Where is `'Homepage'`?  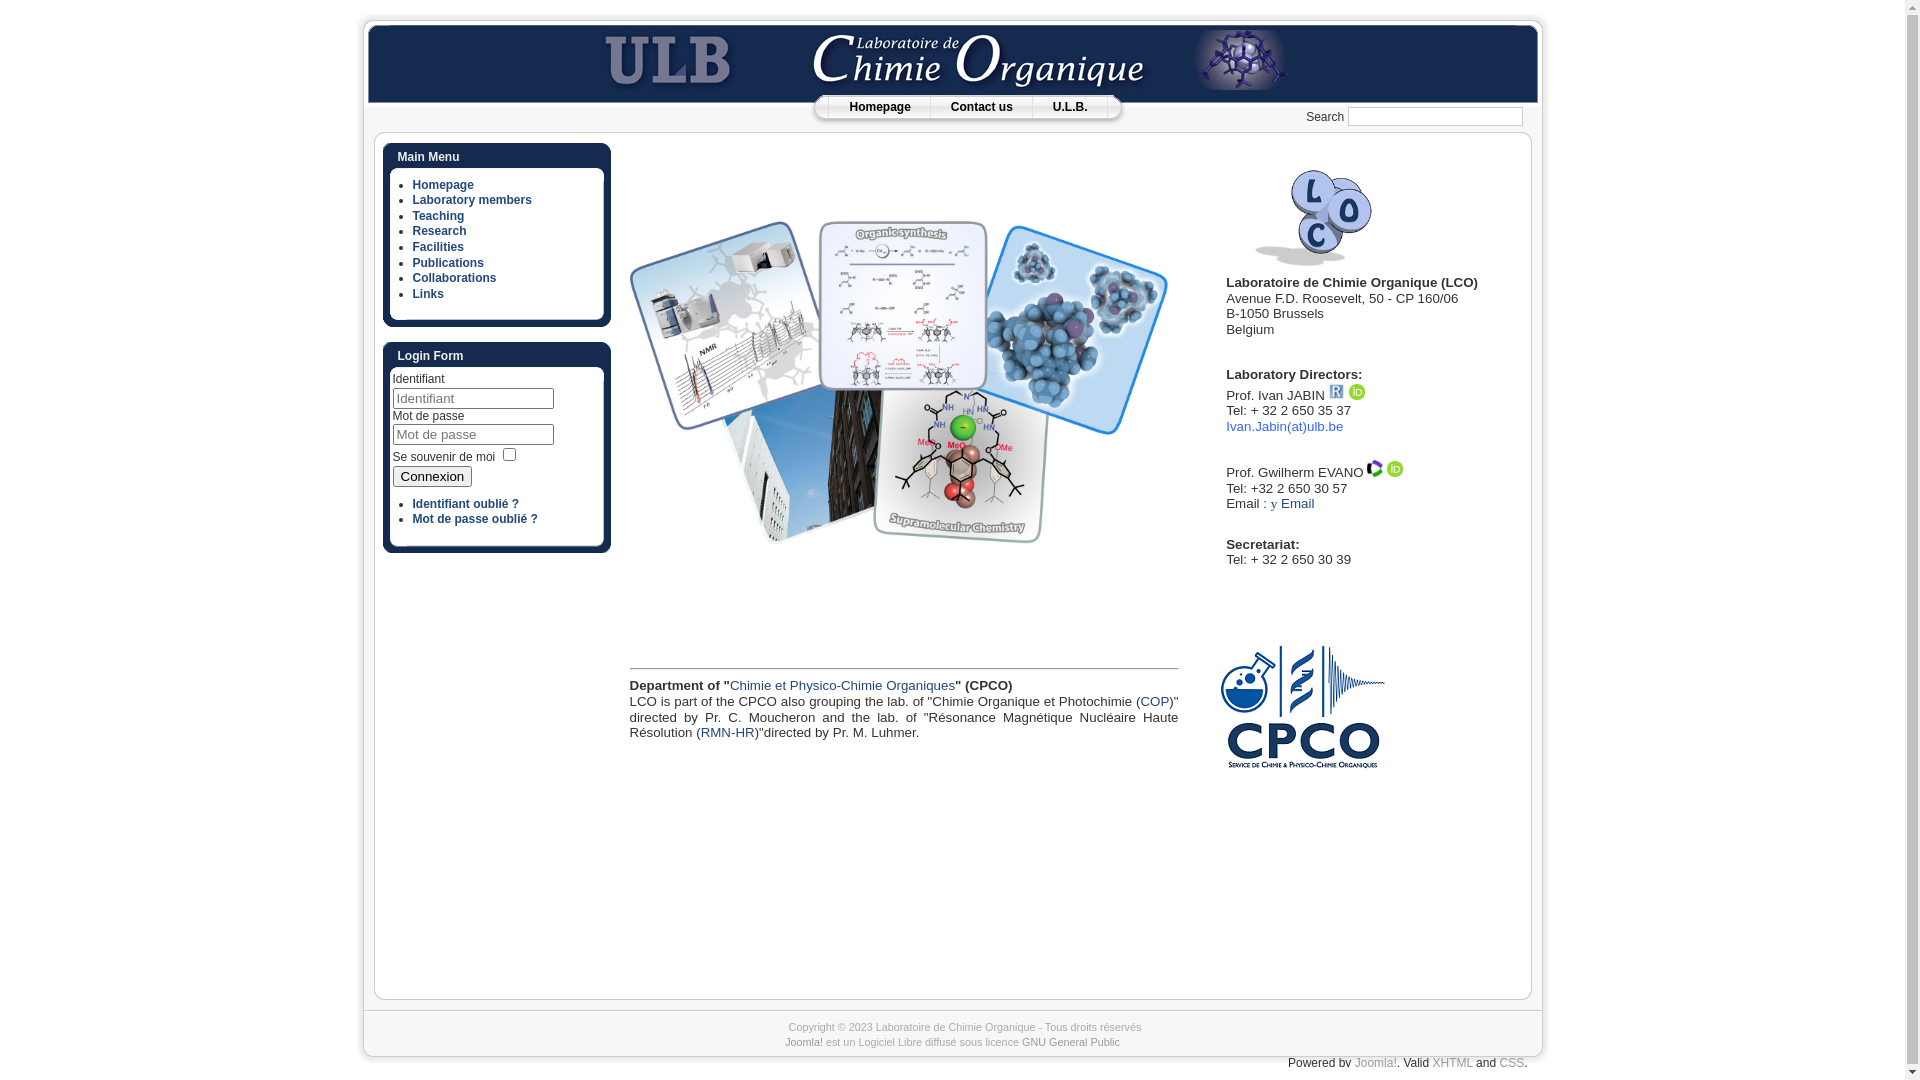
'Homepage' is located at coordinates (879, 107).